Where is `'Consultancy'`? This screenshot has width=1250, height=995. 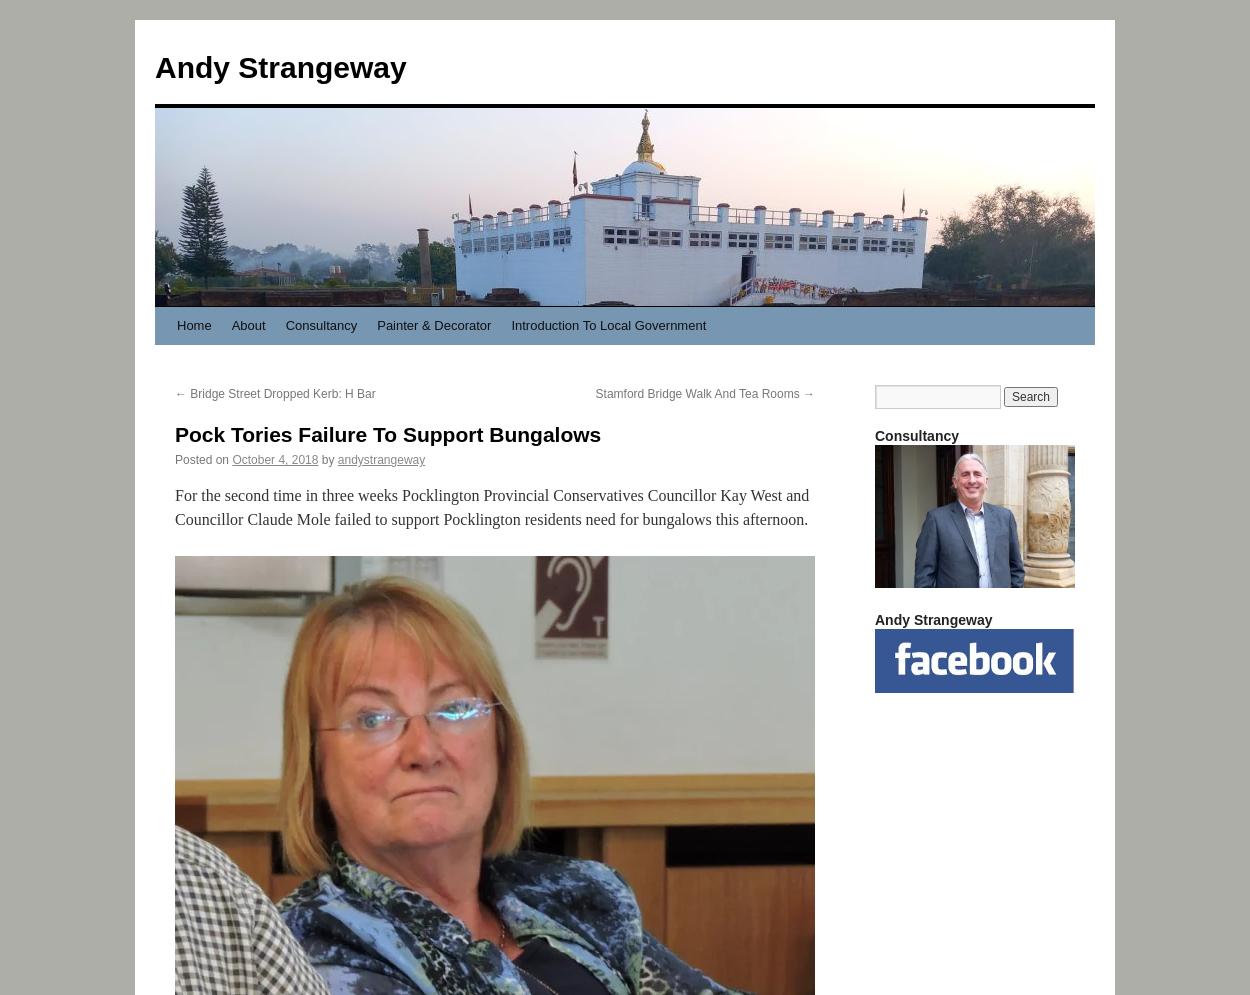
'Consultancy' is located at coordinates (917, 435).